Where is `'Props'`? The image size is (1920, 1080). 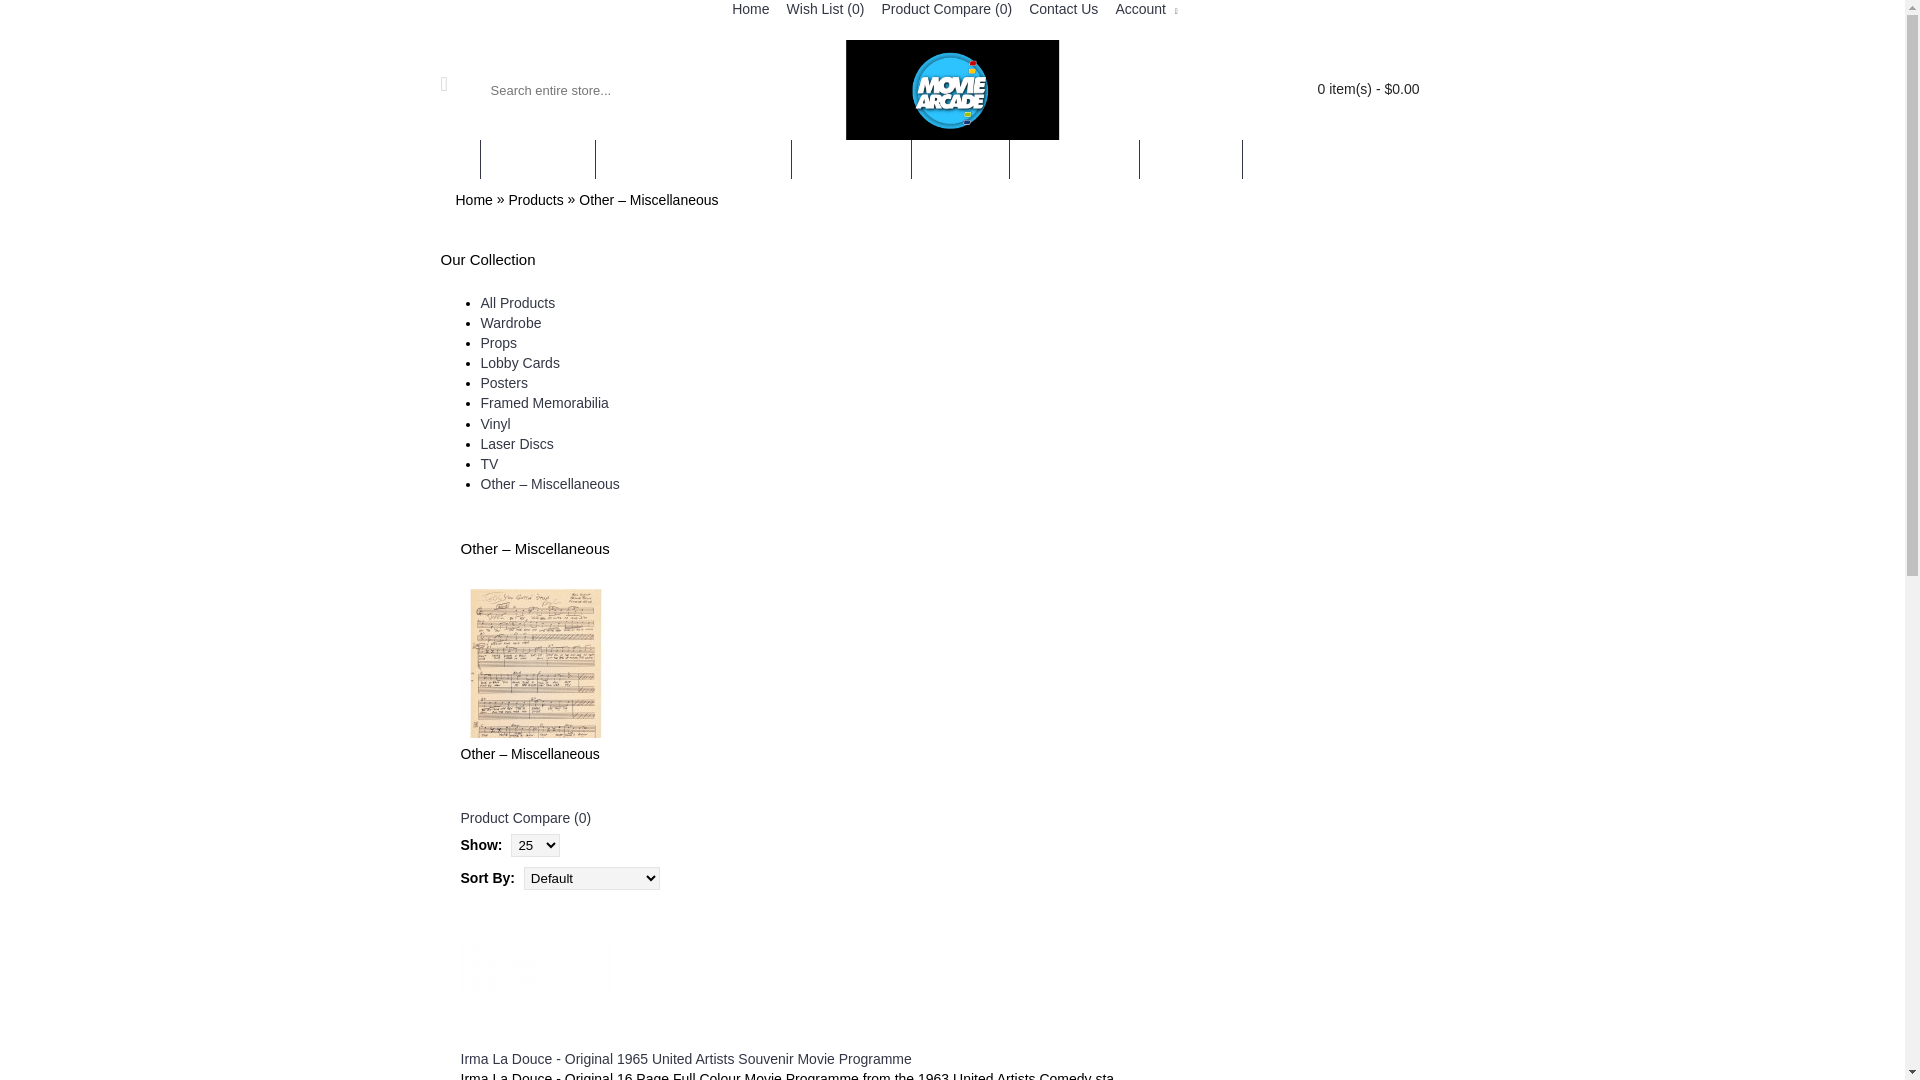 'Props' is located at coordinates (480, 342).